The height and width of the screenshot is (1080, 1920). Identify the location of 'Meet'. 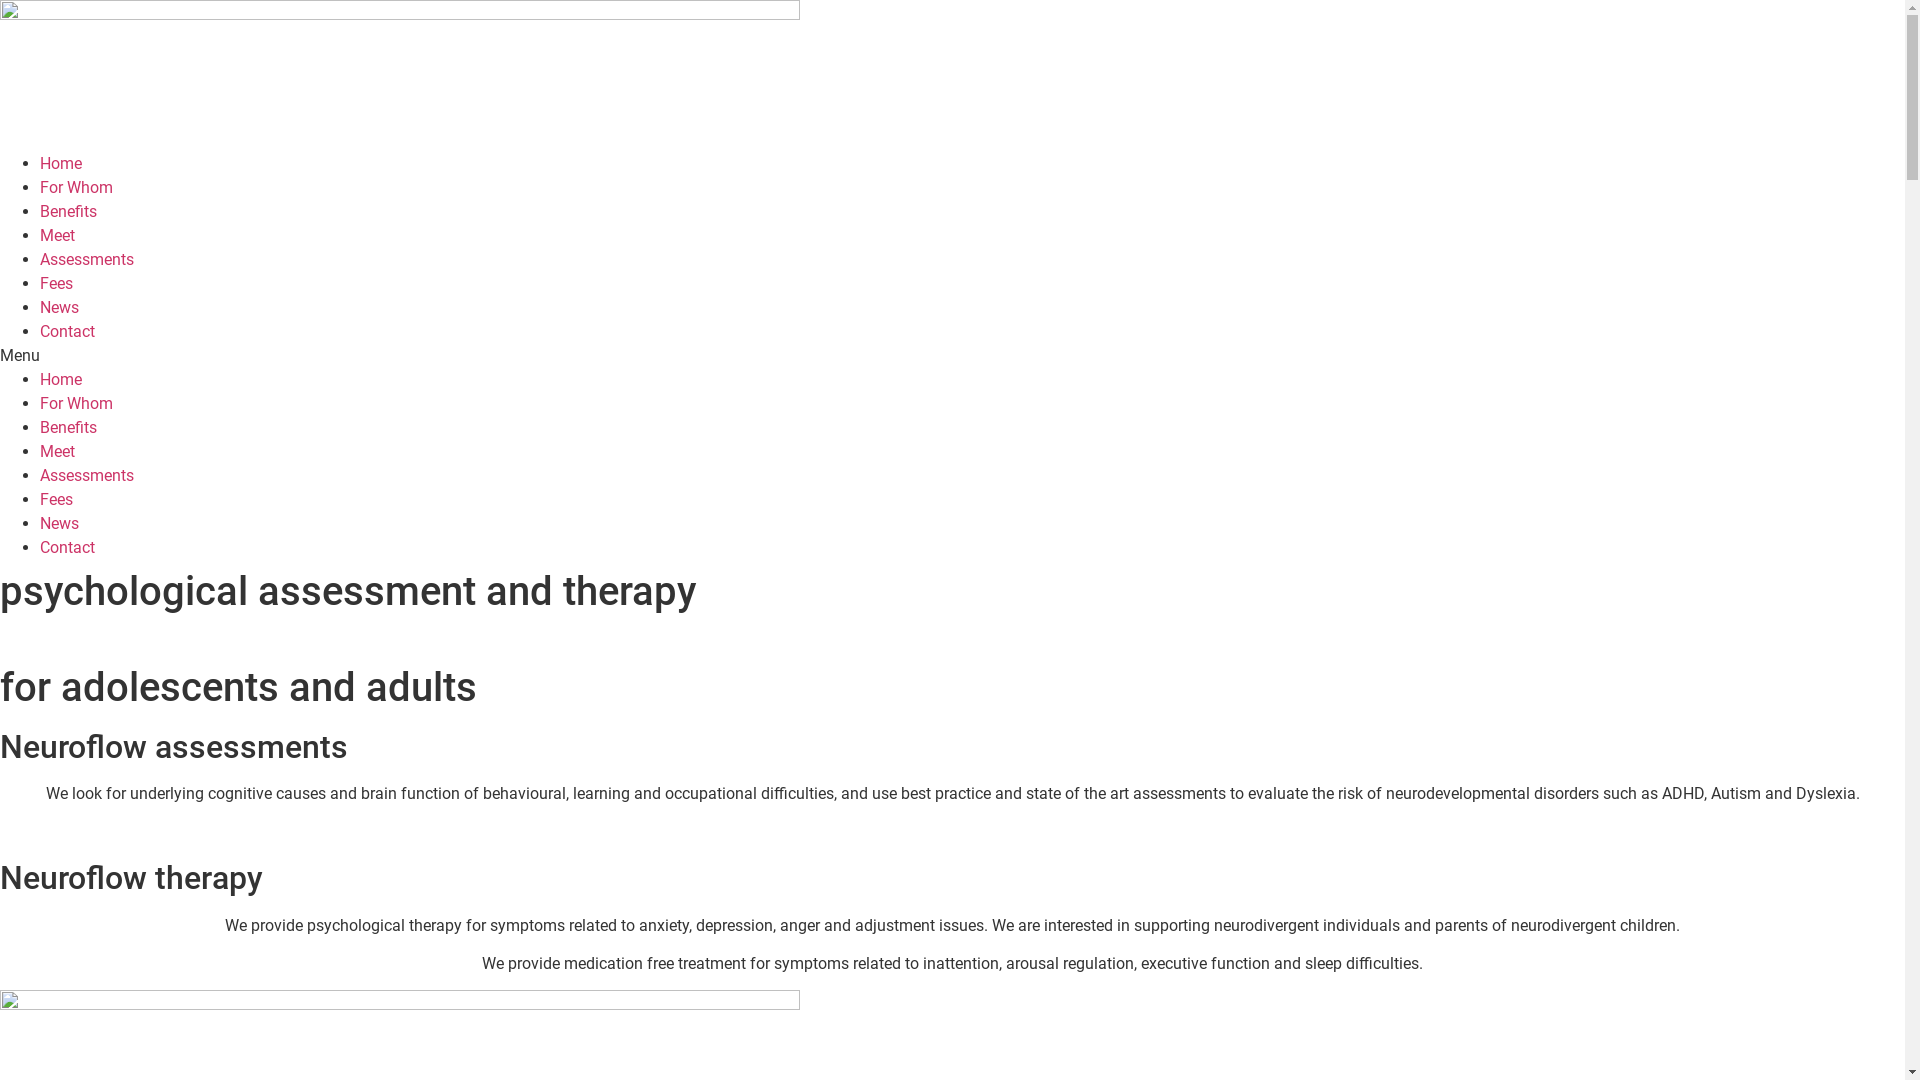
(57, 451).